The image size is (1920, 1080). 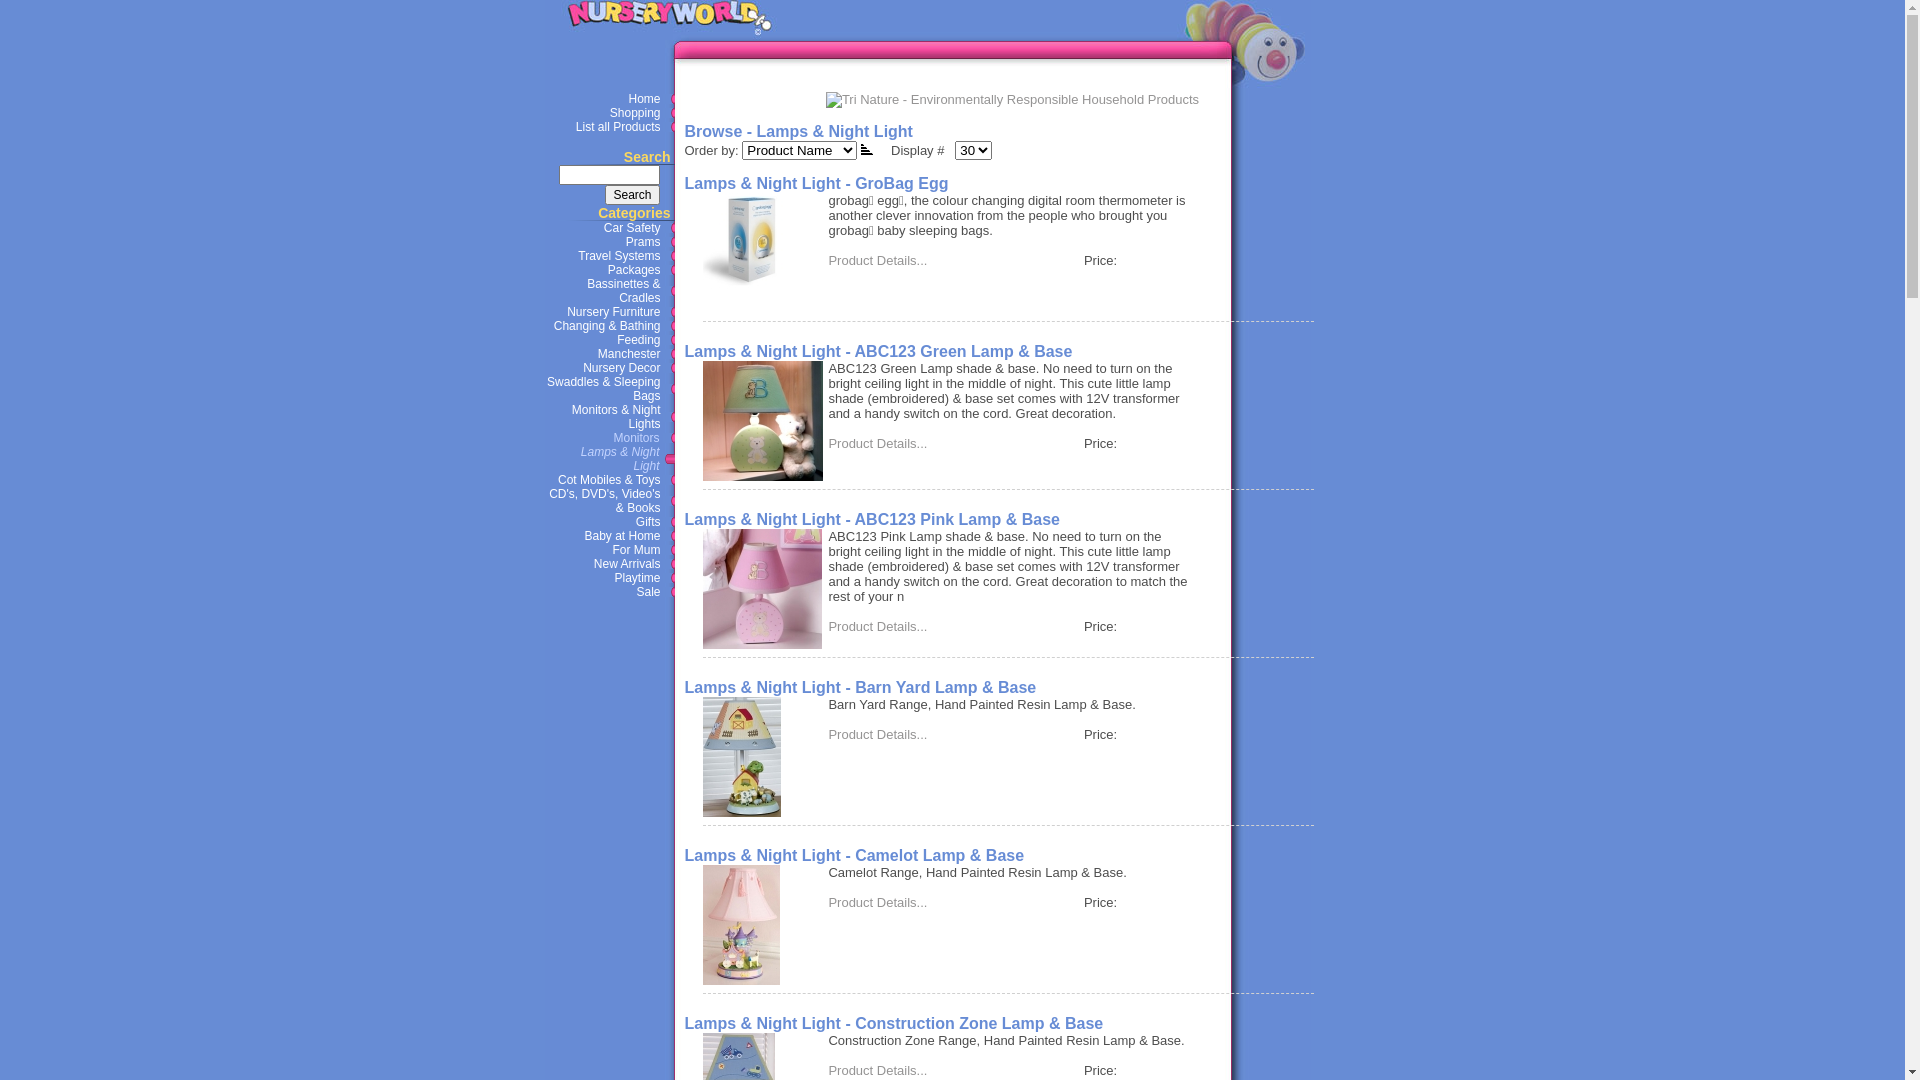 I want to click on 'Playtime', so click(x=608, y=578).